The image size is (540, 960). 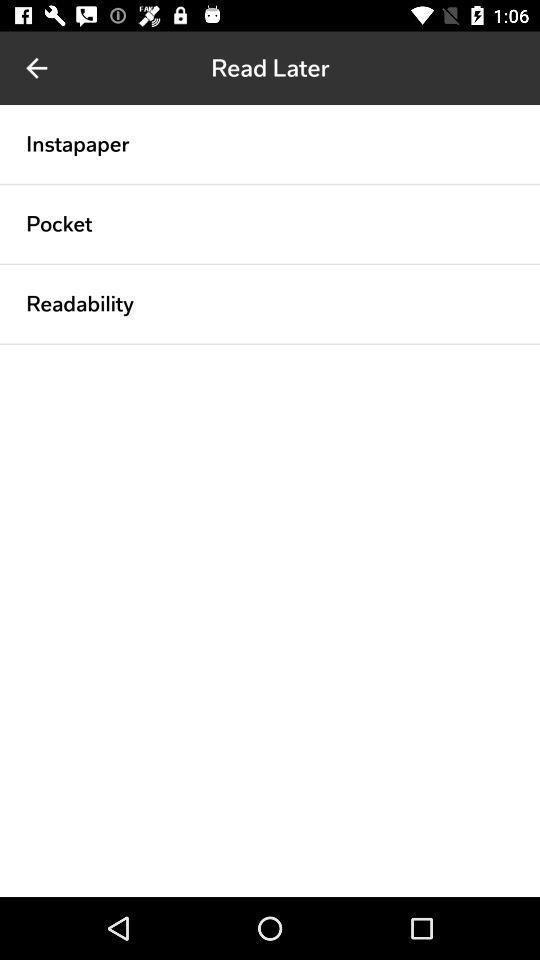 I want to click on the item next to read later icon, so click(x=36, y=68).